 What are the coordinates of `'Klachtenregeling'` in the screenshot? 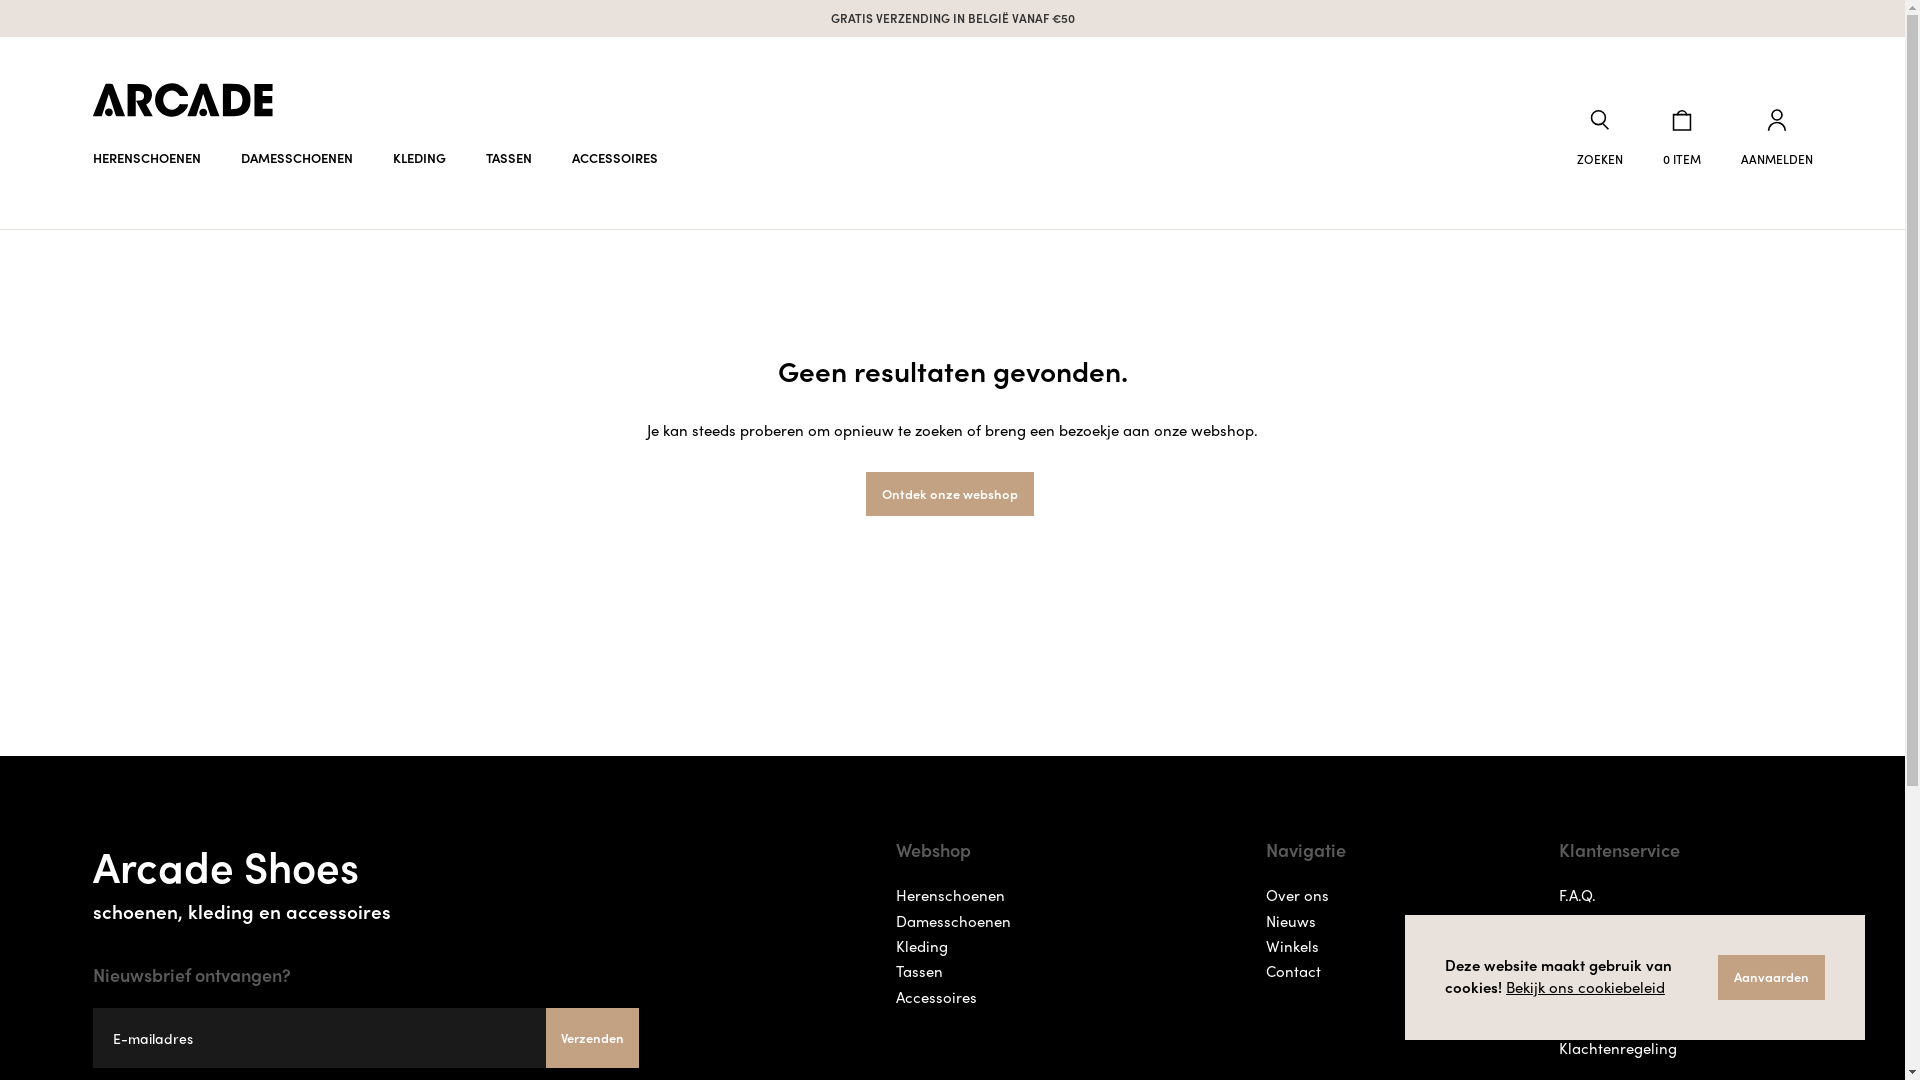 It's located at (1617, 1047).